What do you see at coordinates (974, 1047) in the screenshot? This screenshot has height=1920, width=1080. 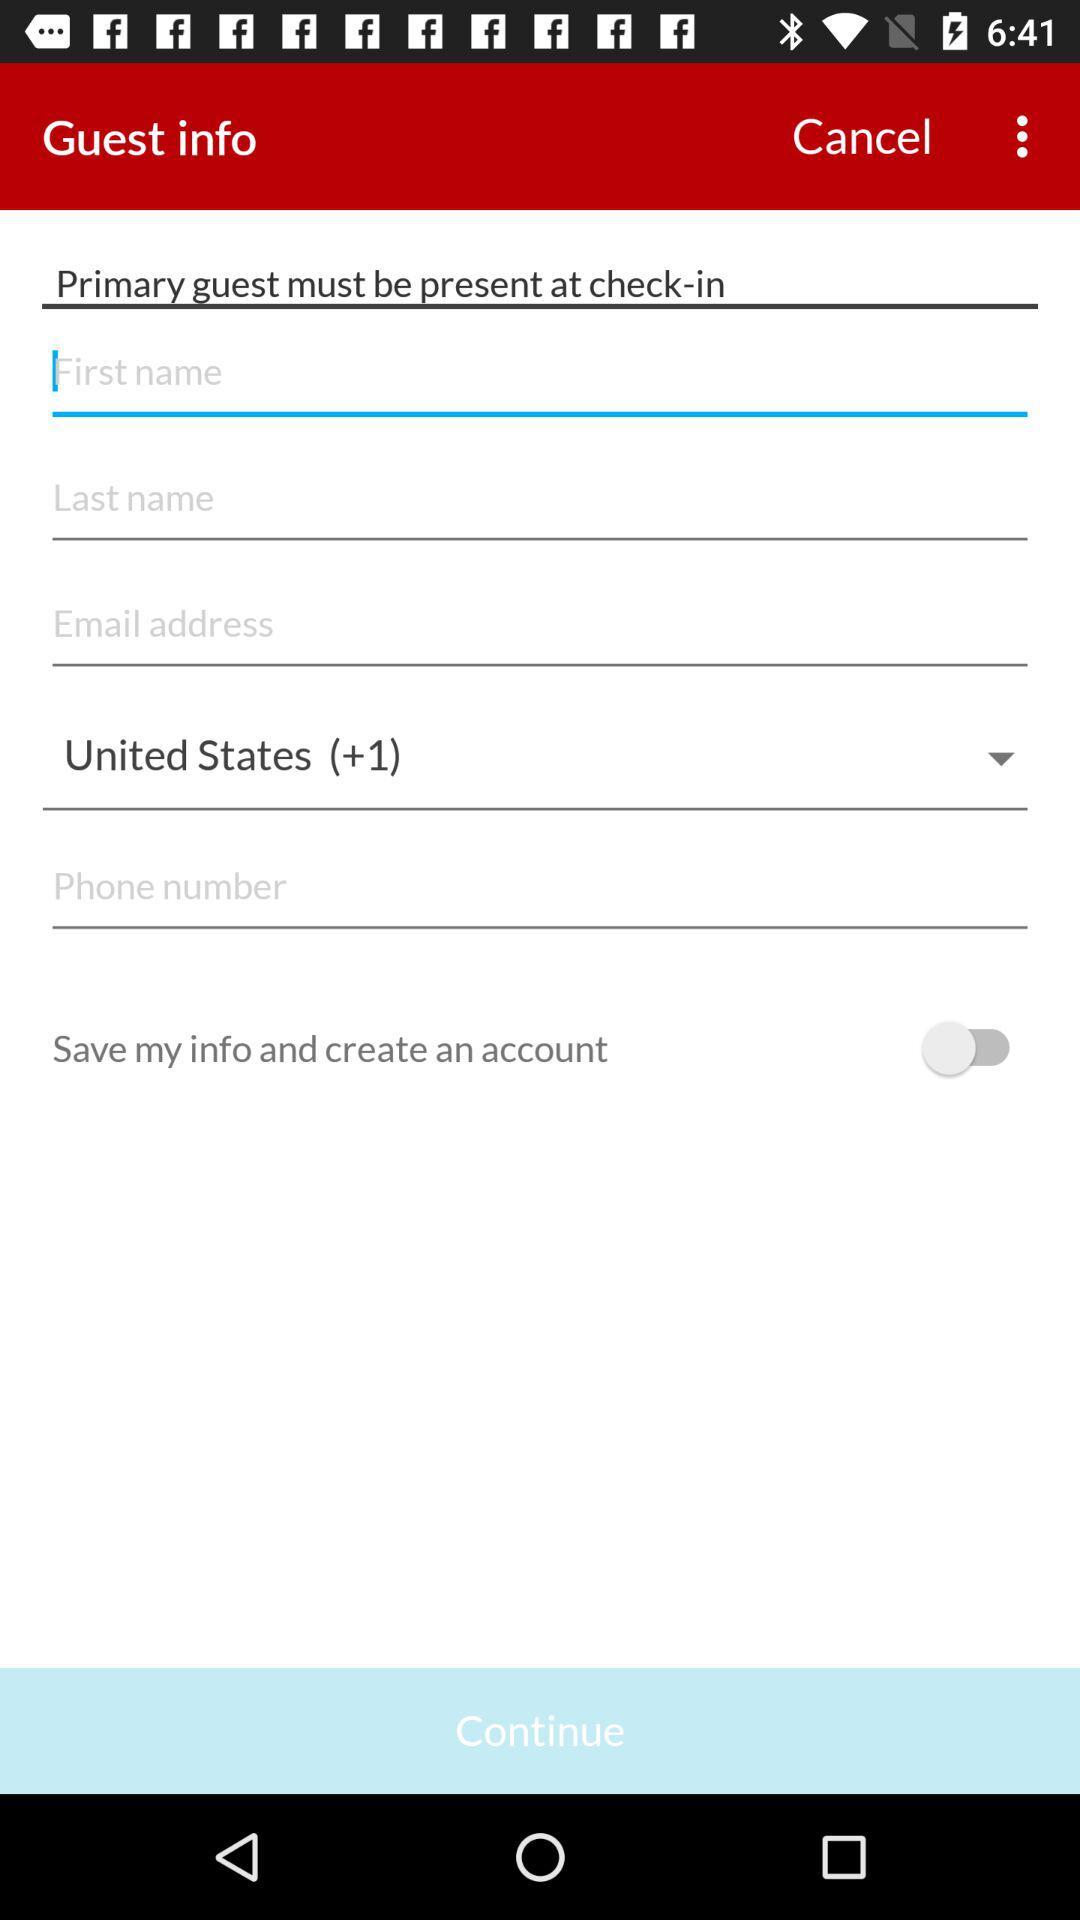 I see `off on` at bounding box center [974, 1047].